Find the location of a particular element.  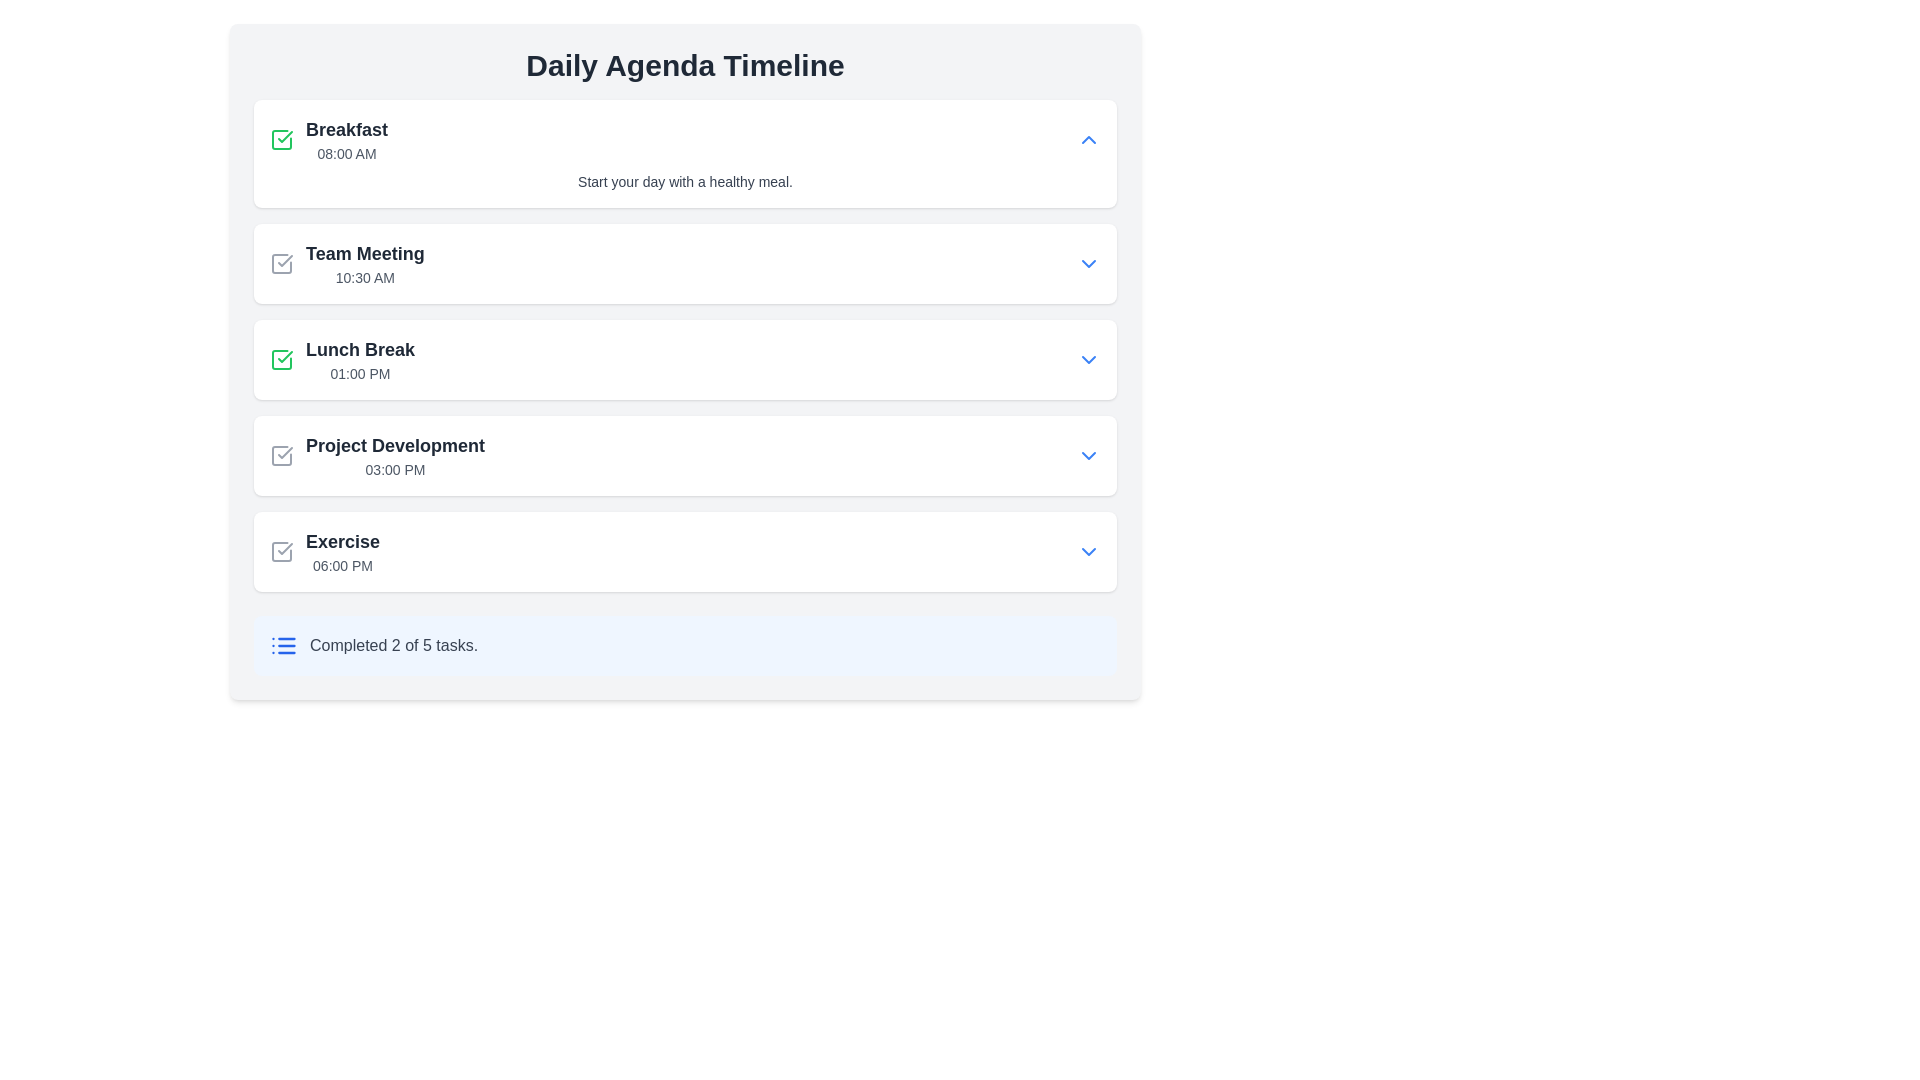

the 'Lunch Break' text label is located at coordinates (360, 349).